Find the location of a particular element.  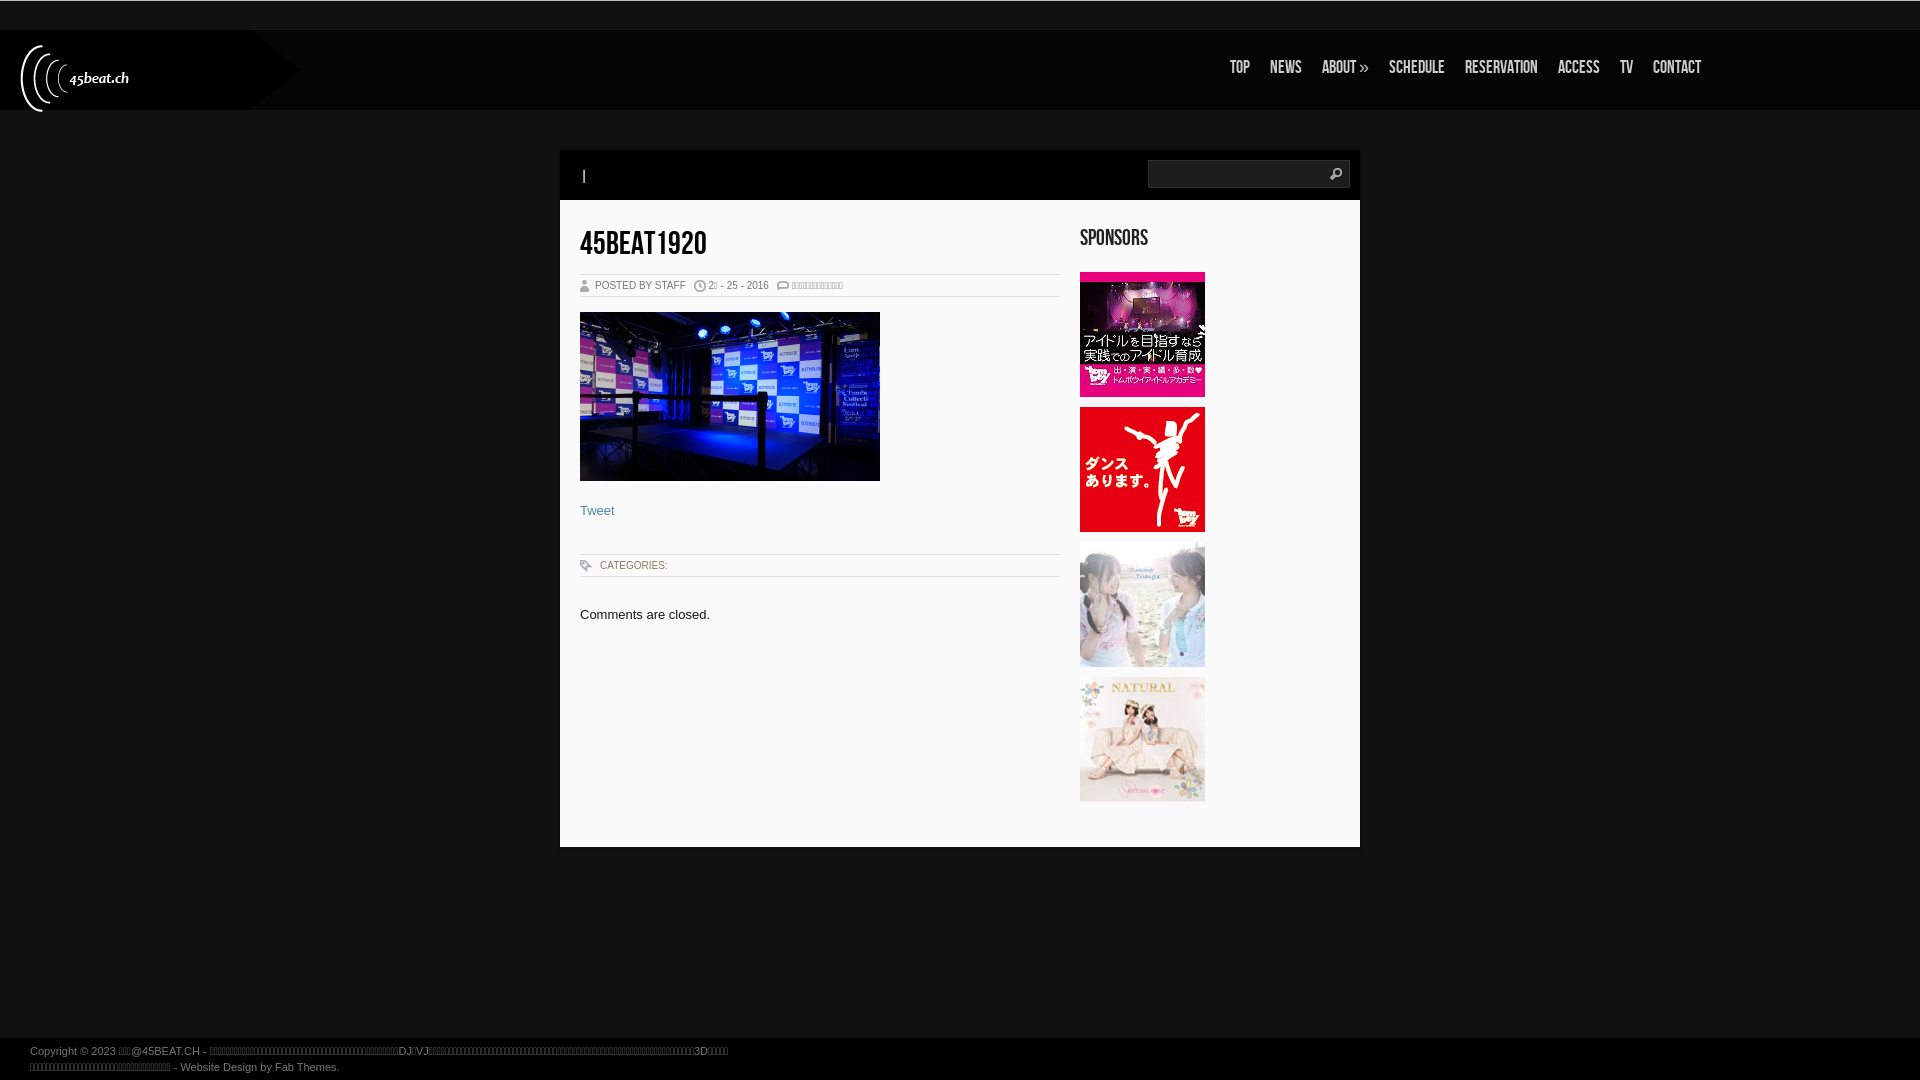

'SCHEDULE' is located at coordinates (1415, 66).